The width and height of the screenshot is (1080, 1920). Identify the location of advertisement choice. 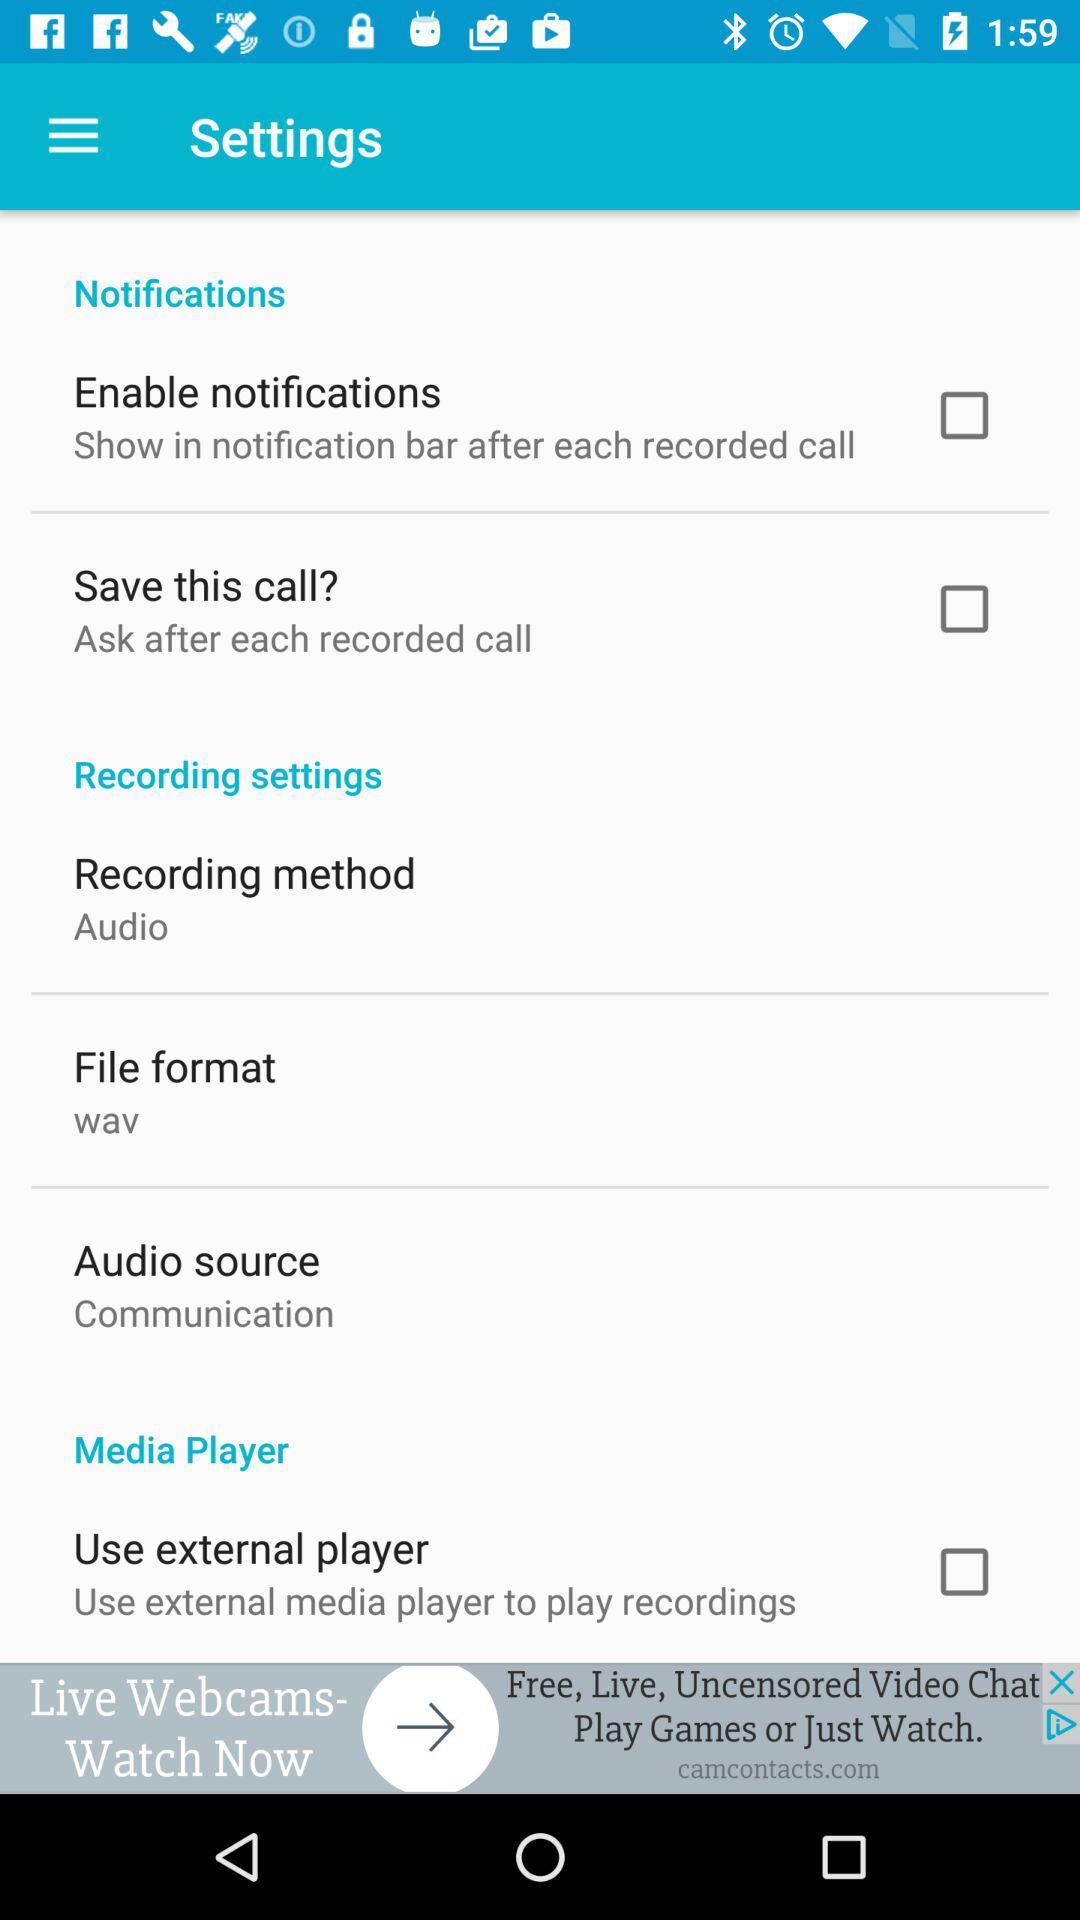
(540, 1727).